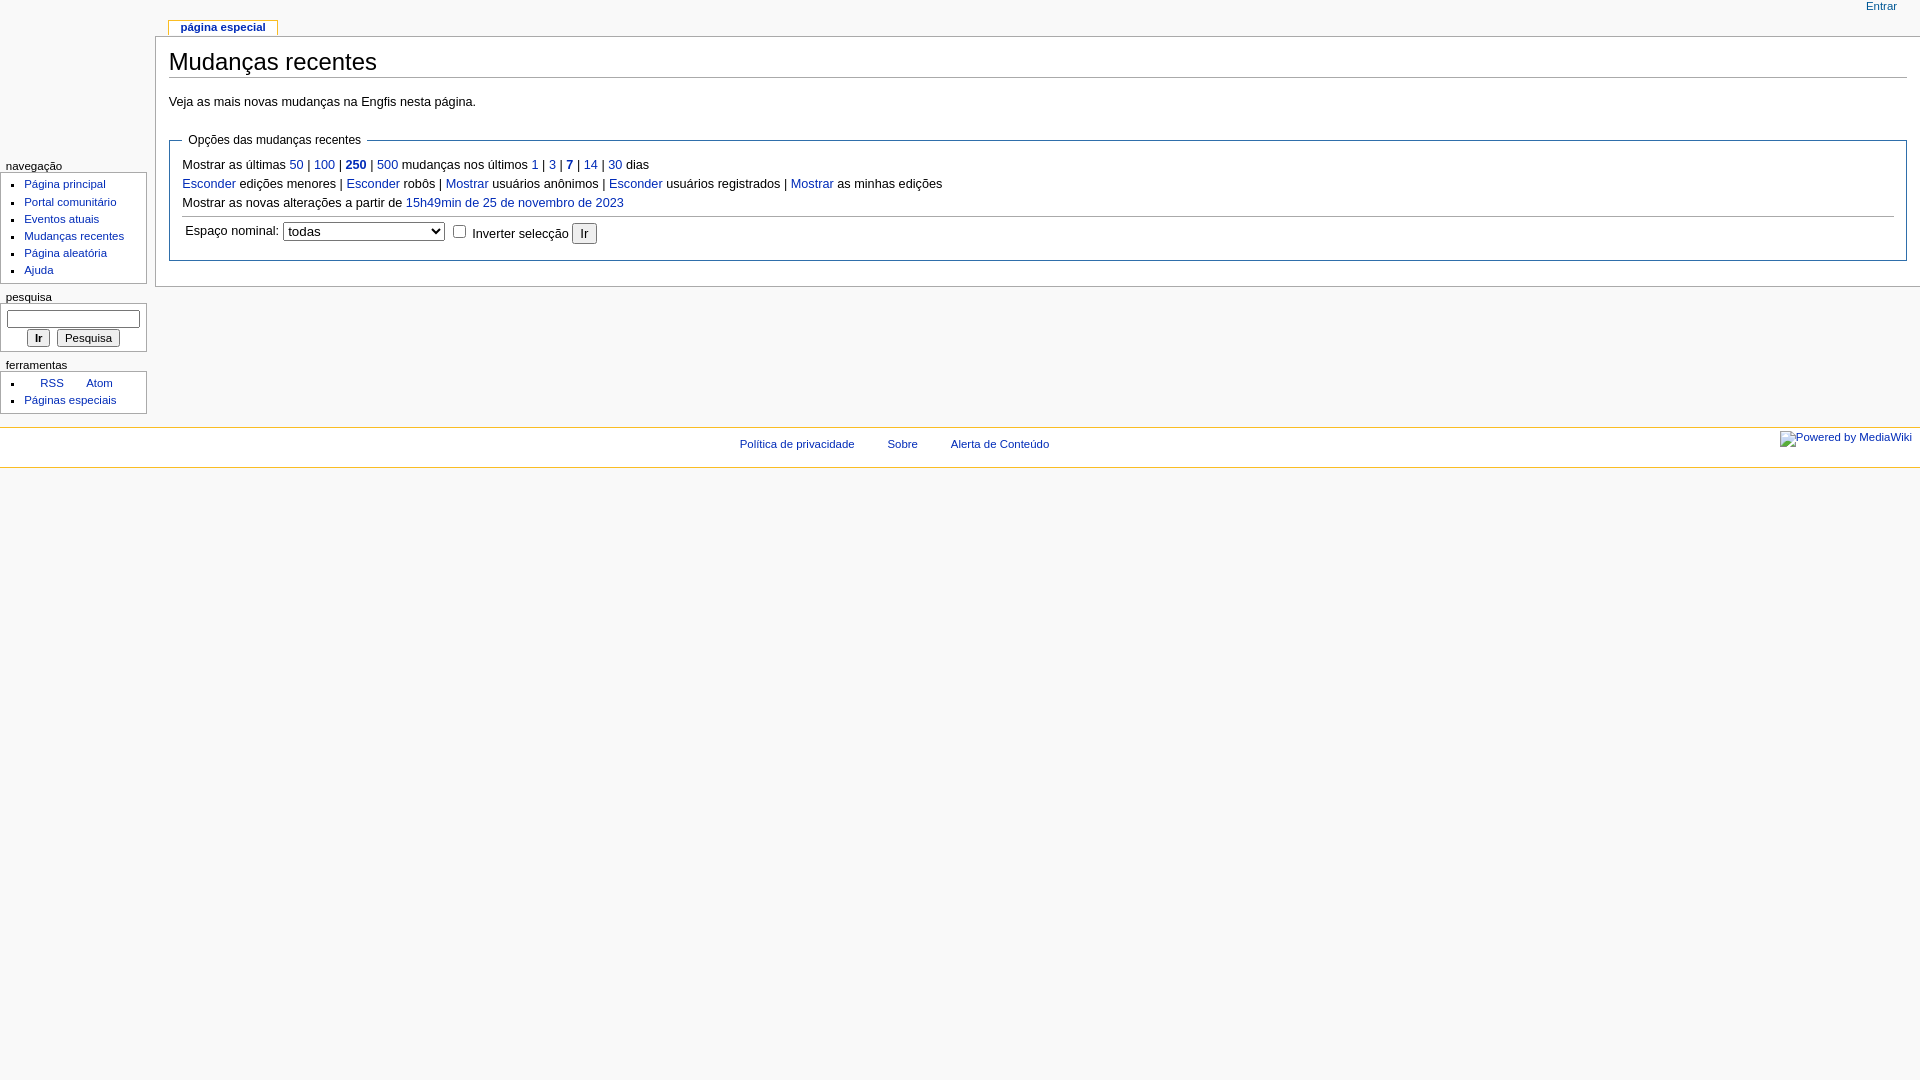 The width and height of the screenshot is (1920, 1080). Describe the element at coordinates (209, 184) in the screenshot. I see `'Esconder'` at that location.